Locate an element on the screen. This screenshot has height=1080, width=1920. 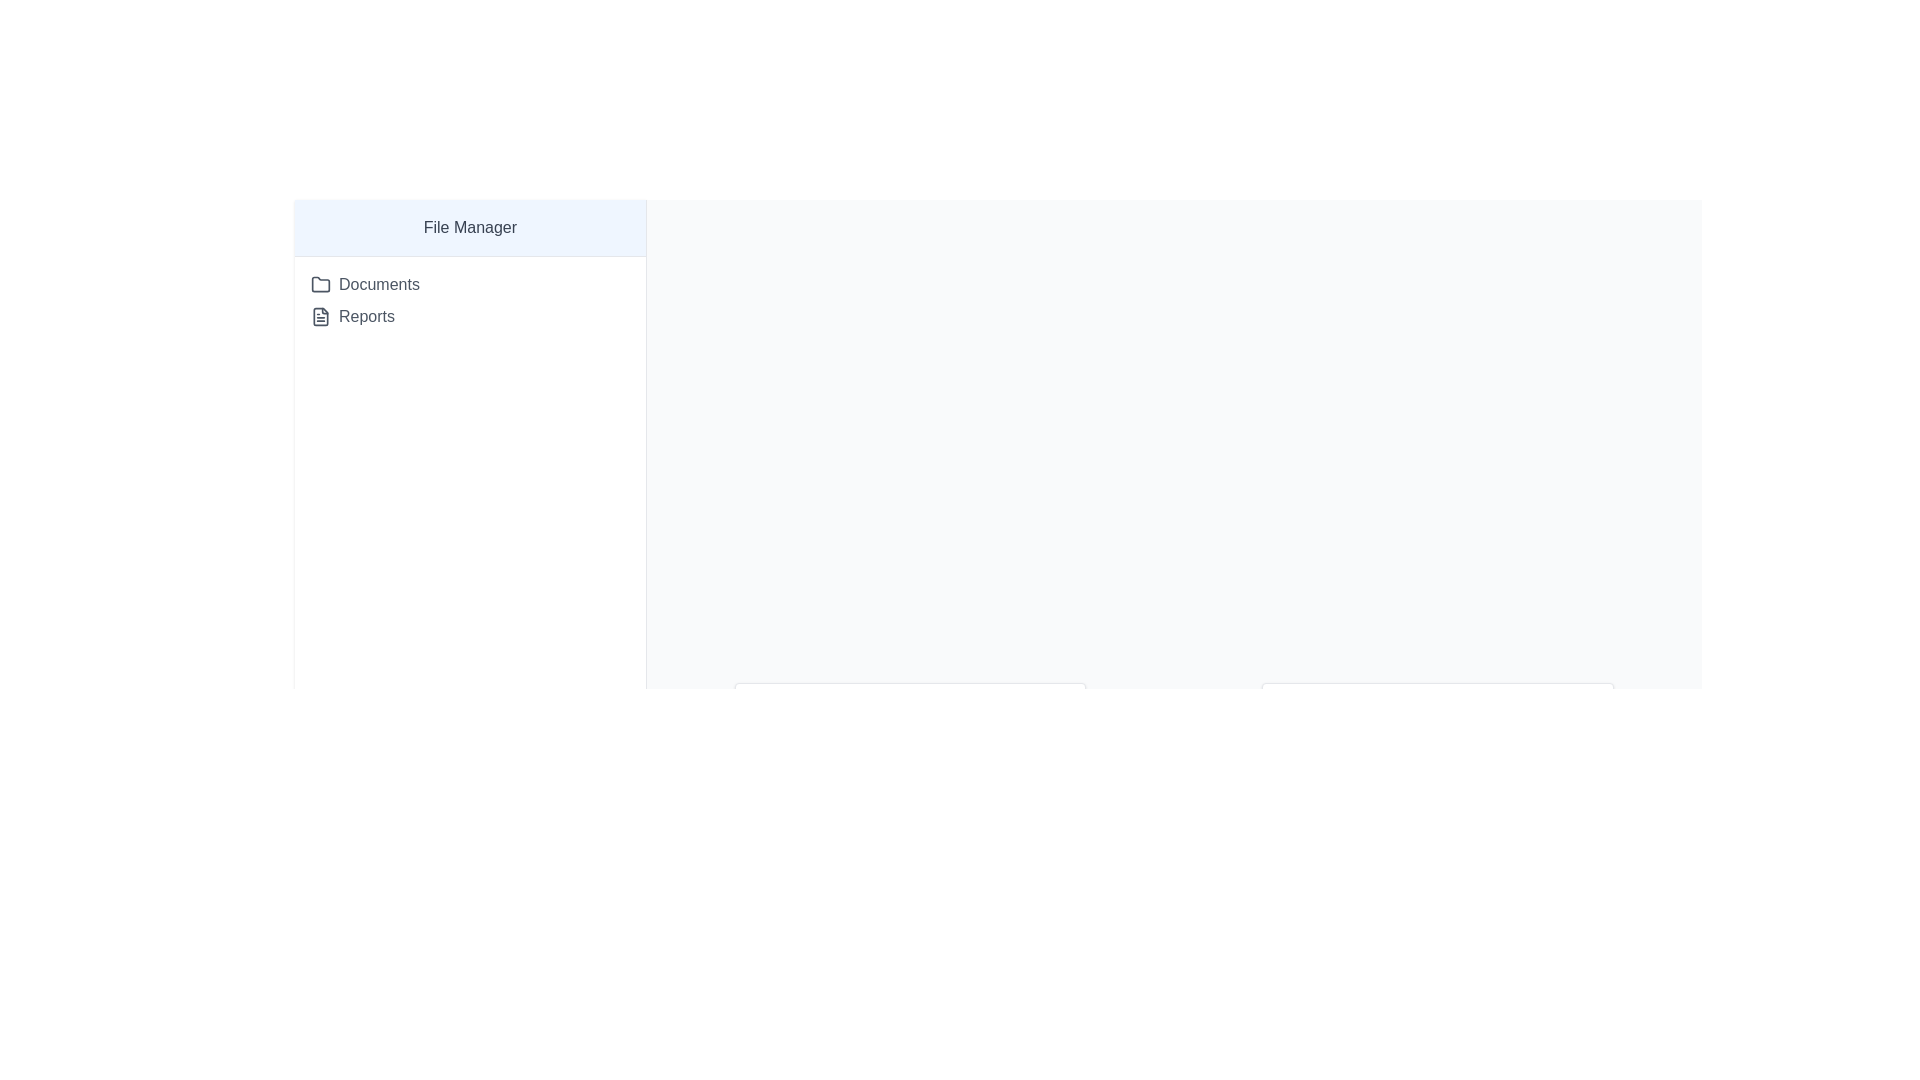
the folder icon located next to the 'Documents' label in the sidebar is located at coordinates (321, 284).